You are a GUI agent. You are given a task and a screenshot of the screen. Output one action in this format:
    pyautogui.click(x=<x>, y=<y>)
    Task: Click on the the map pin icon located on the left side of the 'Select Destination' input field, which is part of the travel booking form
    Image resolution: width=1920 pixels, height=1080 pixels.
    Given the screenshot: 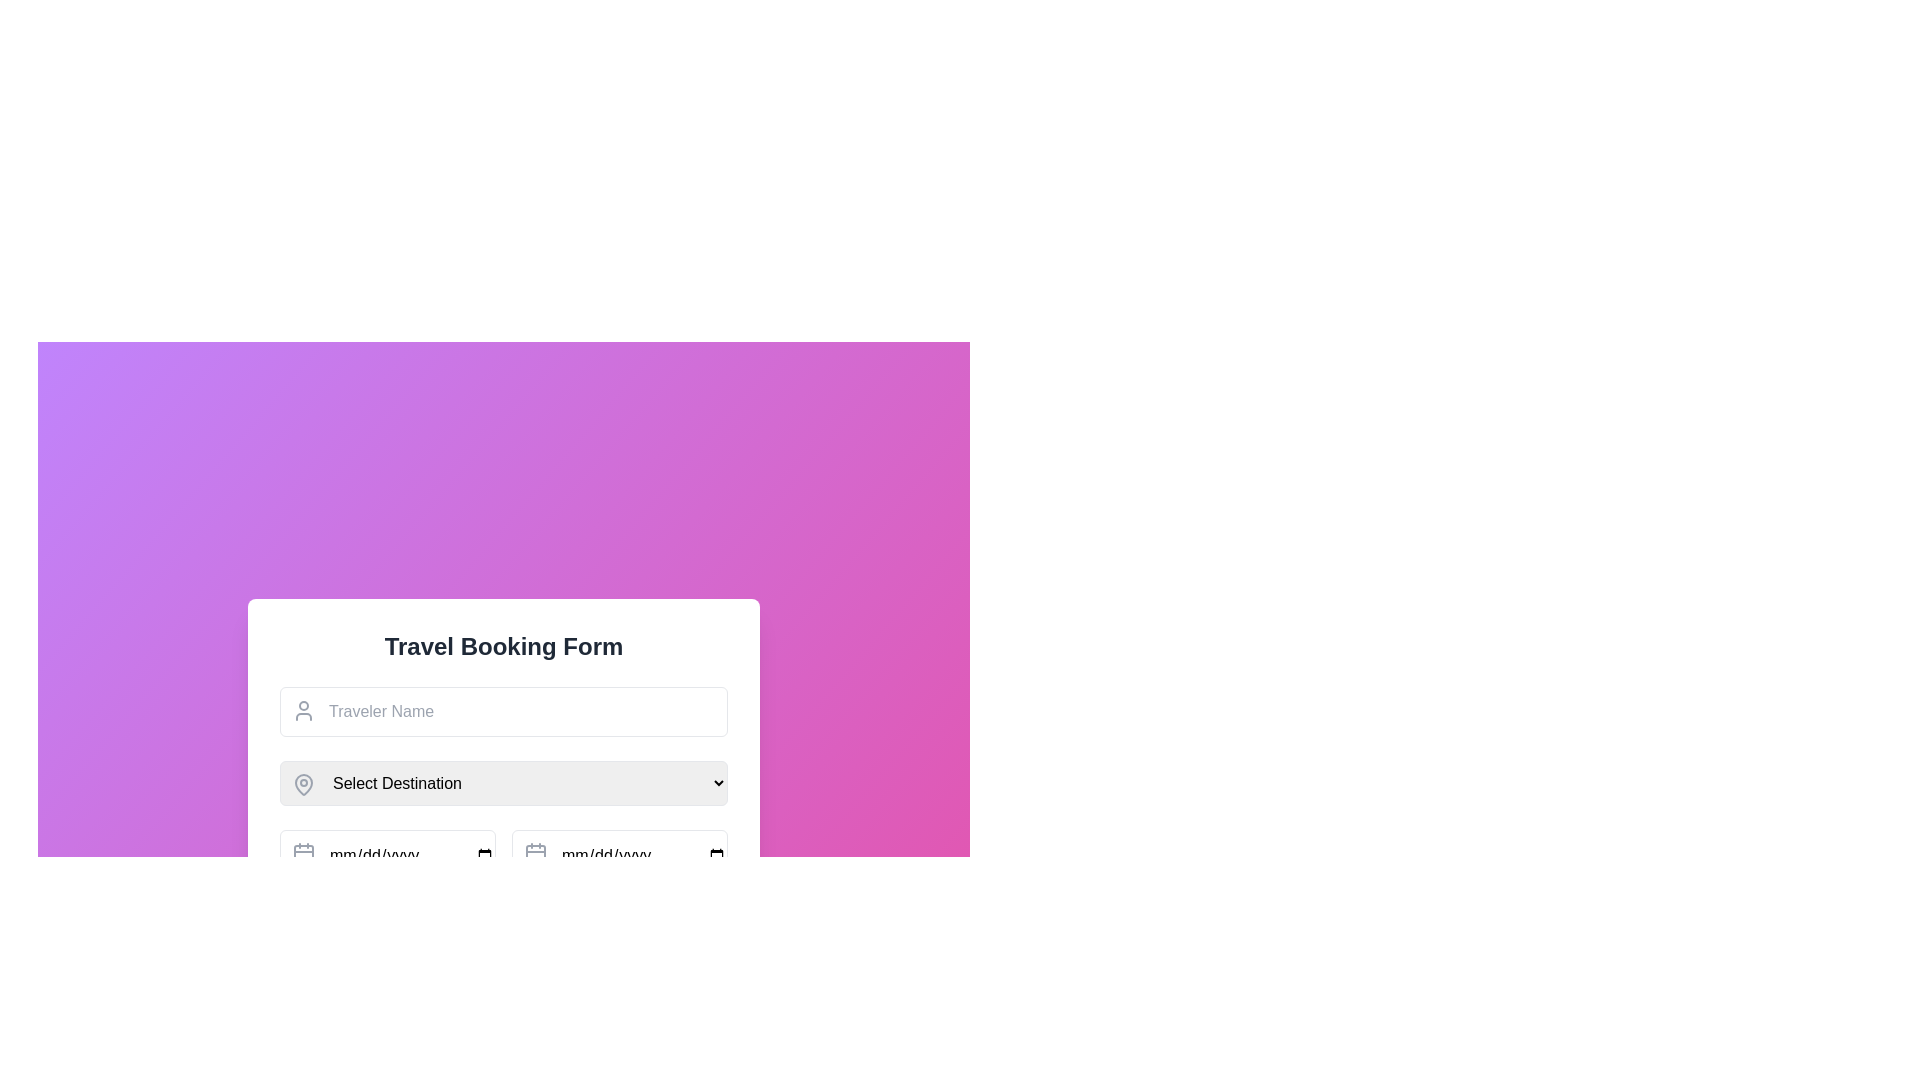 What is the action you would take?
    pyautogui.click(x=302, y=784)
    